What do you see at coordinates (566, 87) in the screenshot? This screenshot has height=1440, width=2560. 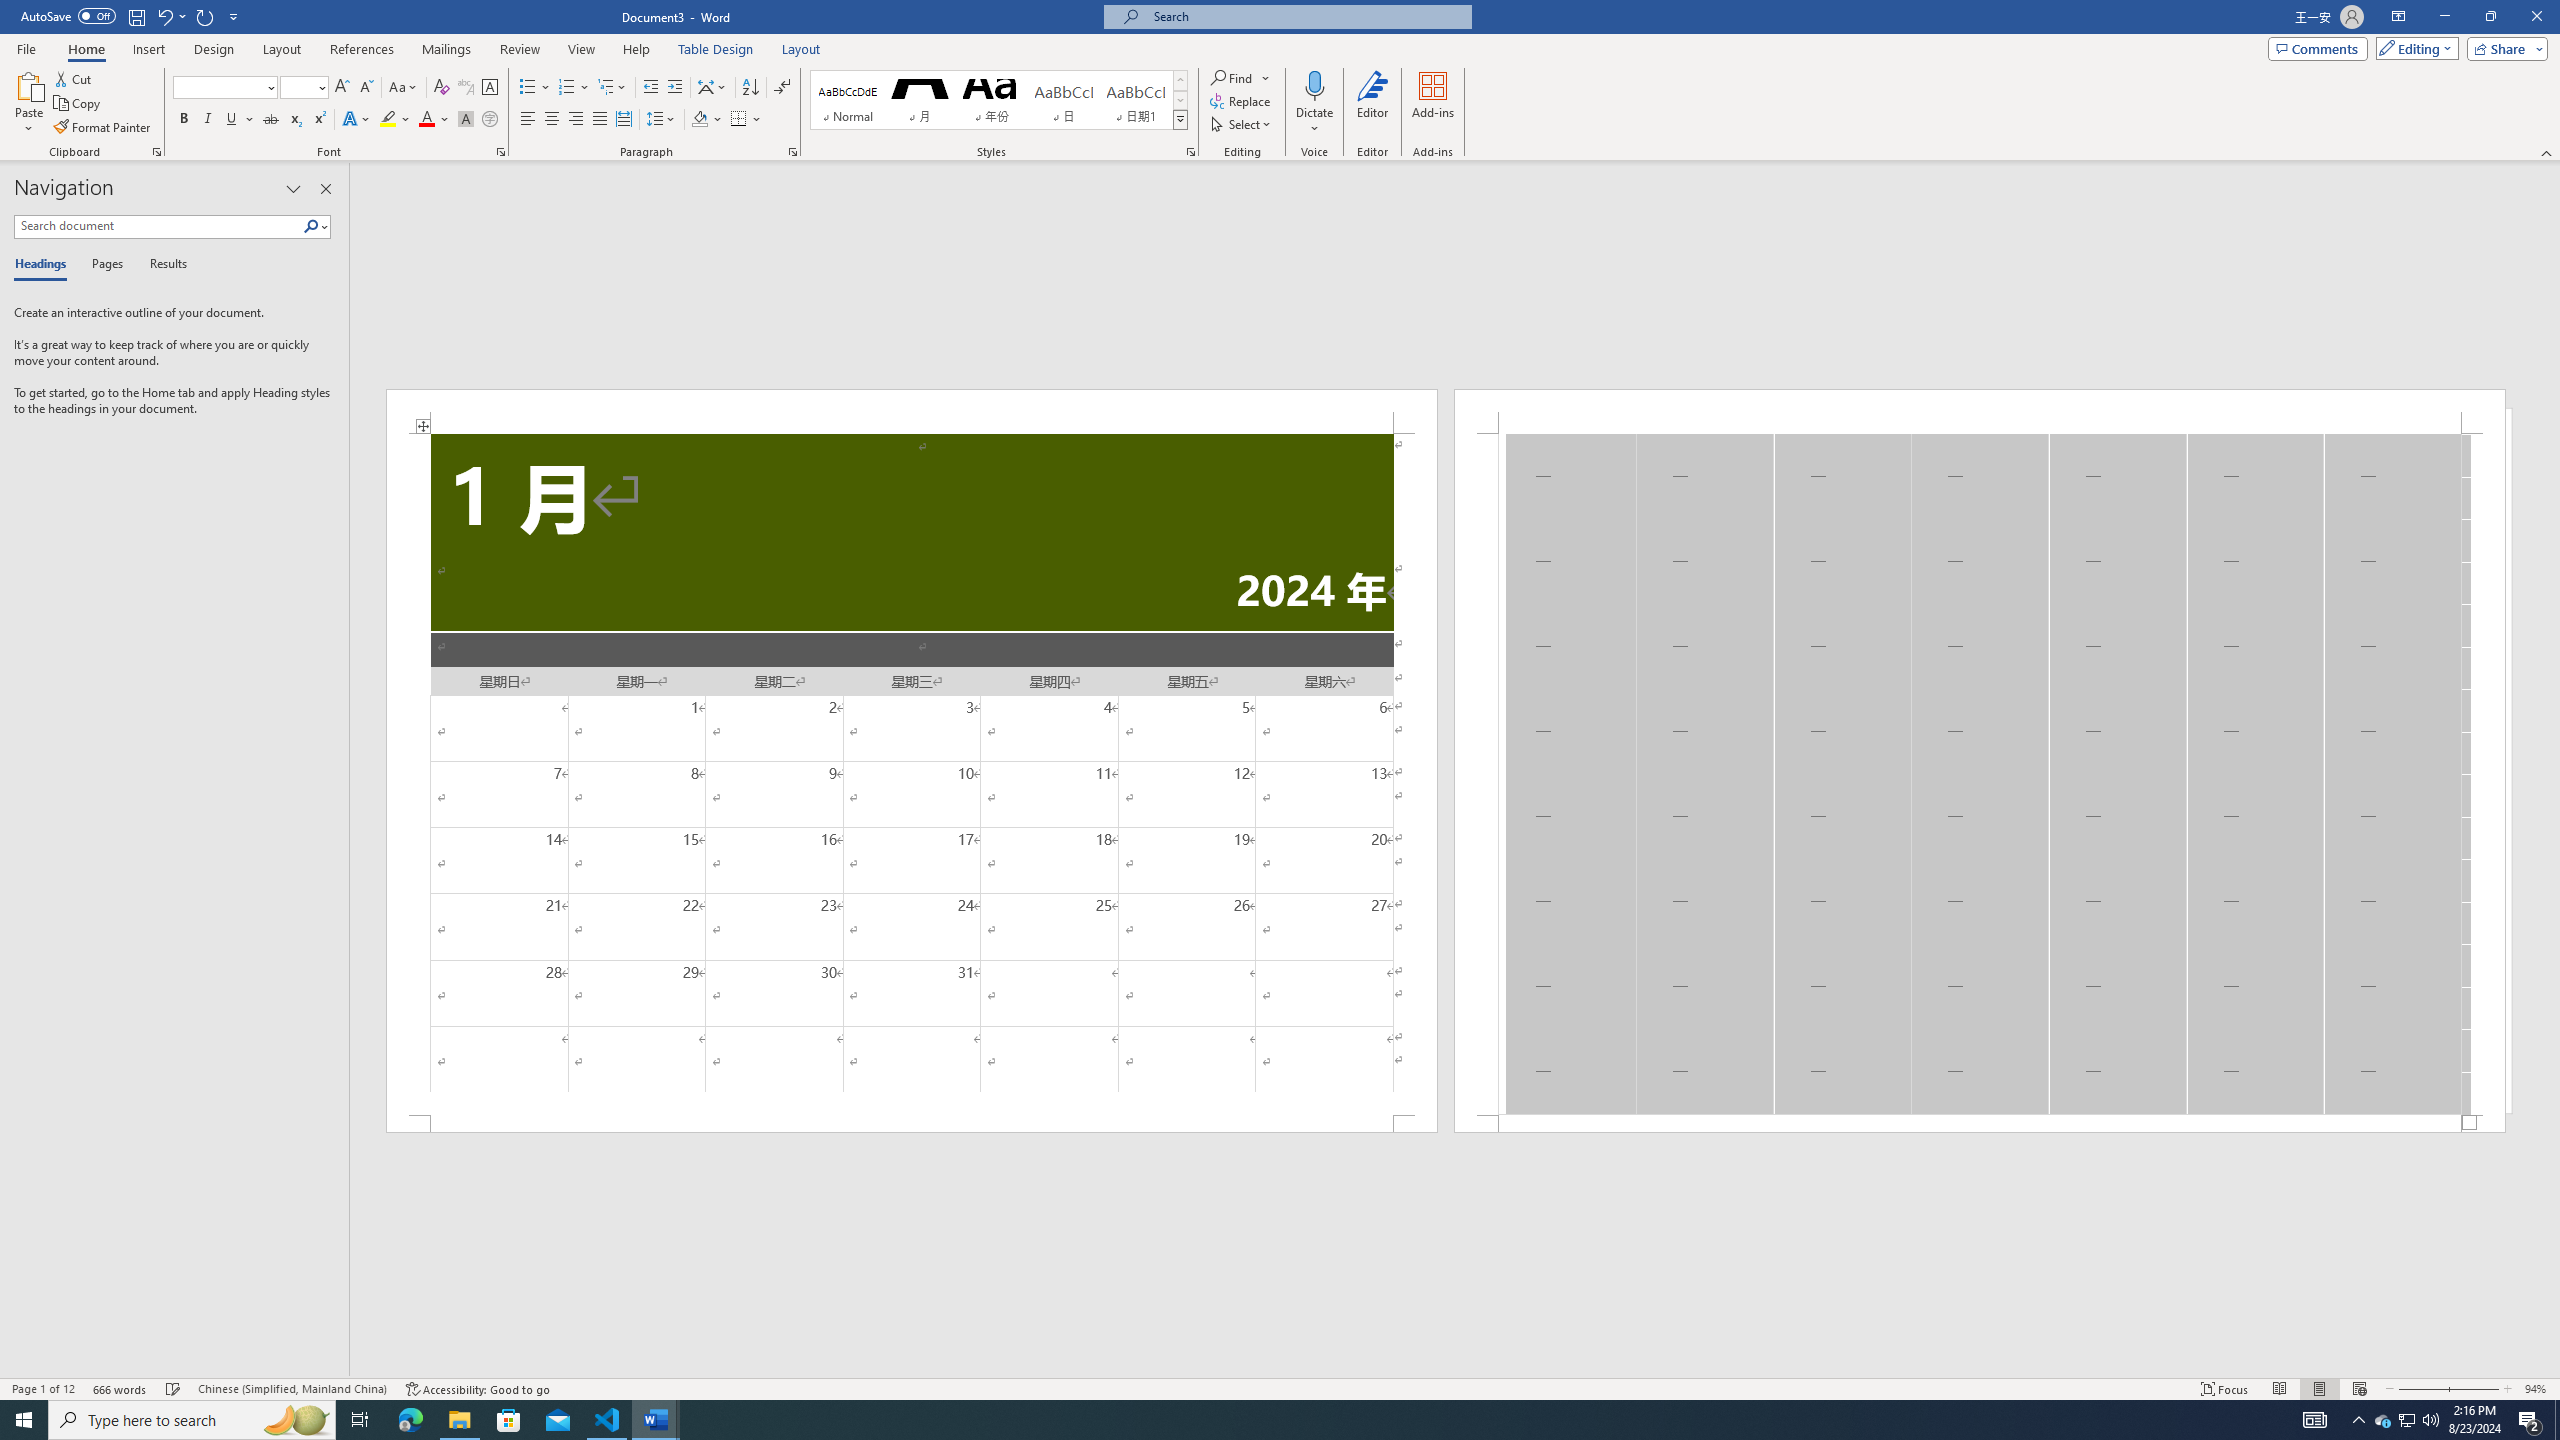 I see `'Numbering'` at bounding box center [566, 87].